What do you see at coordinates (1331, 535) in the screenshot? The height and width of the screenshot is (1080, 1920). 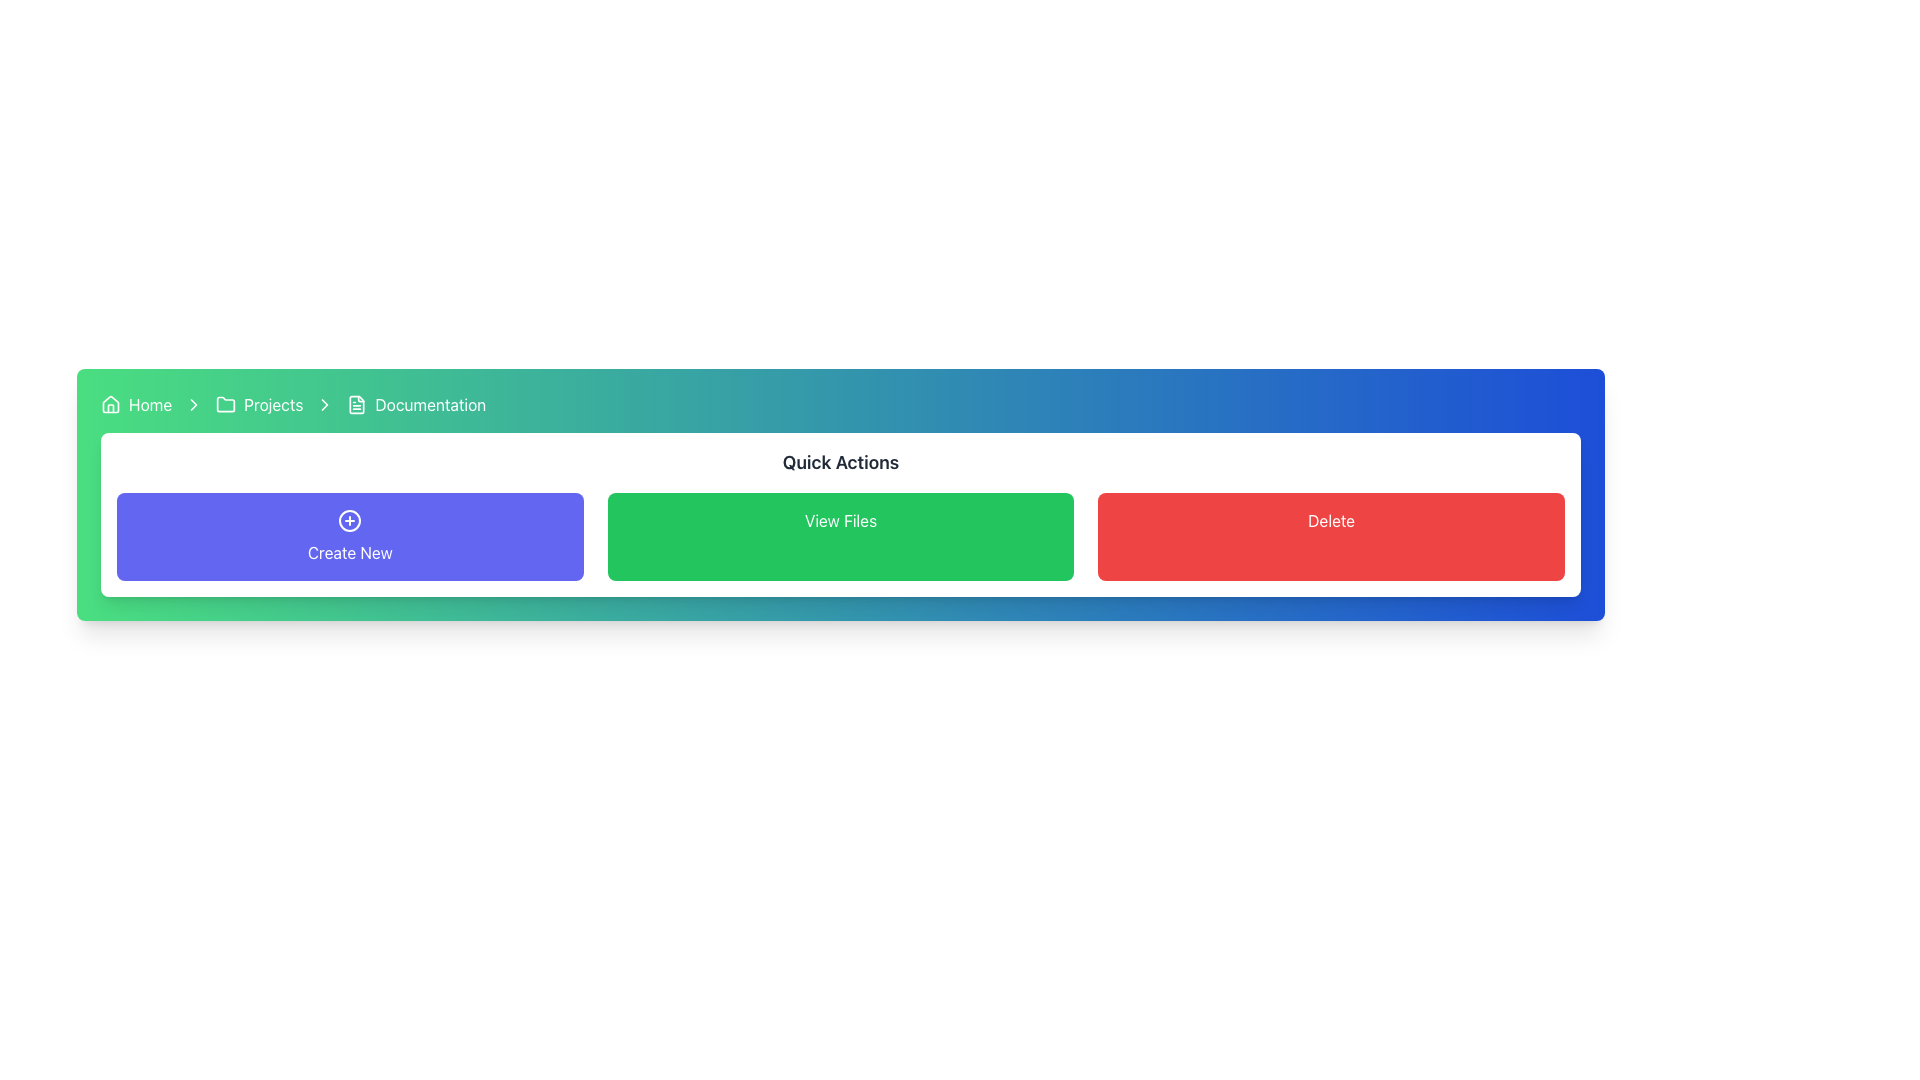 I see `the deletion button, which is the third button in a horizontally stacked group of three buttons` at bounding box center [1331, 535].